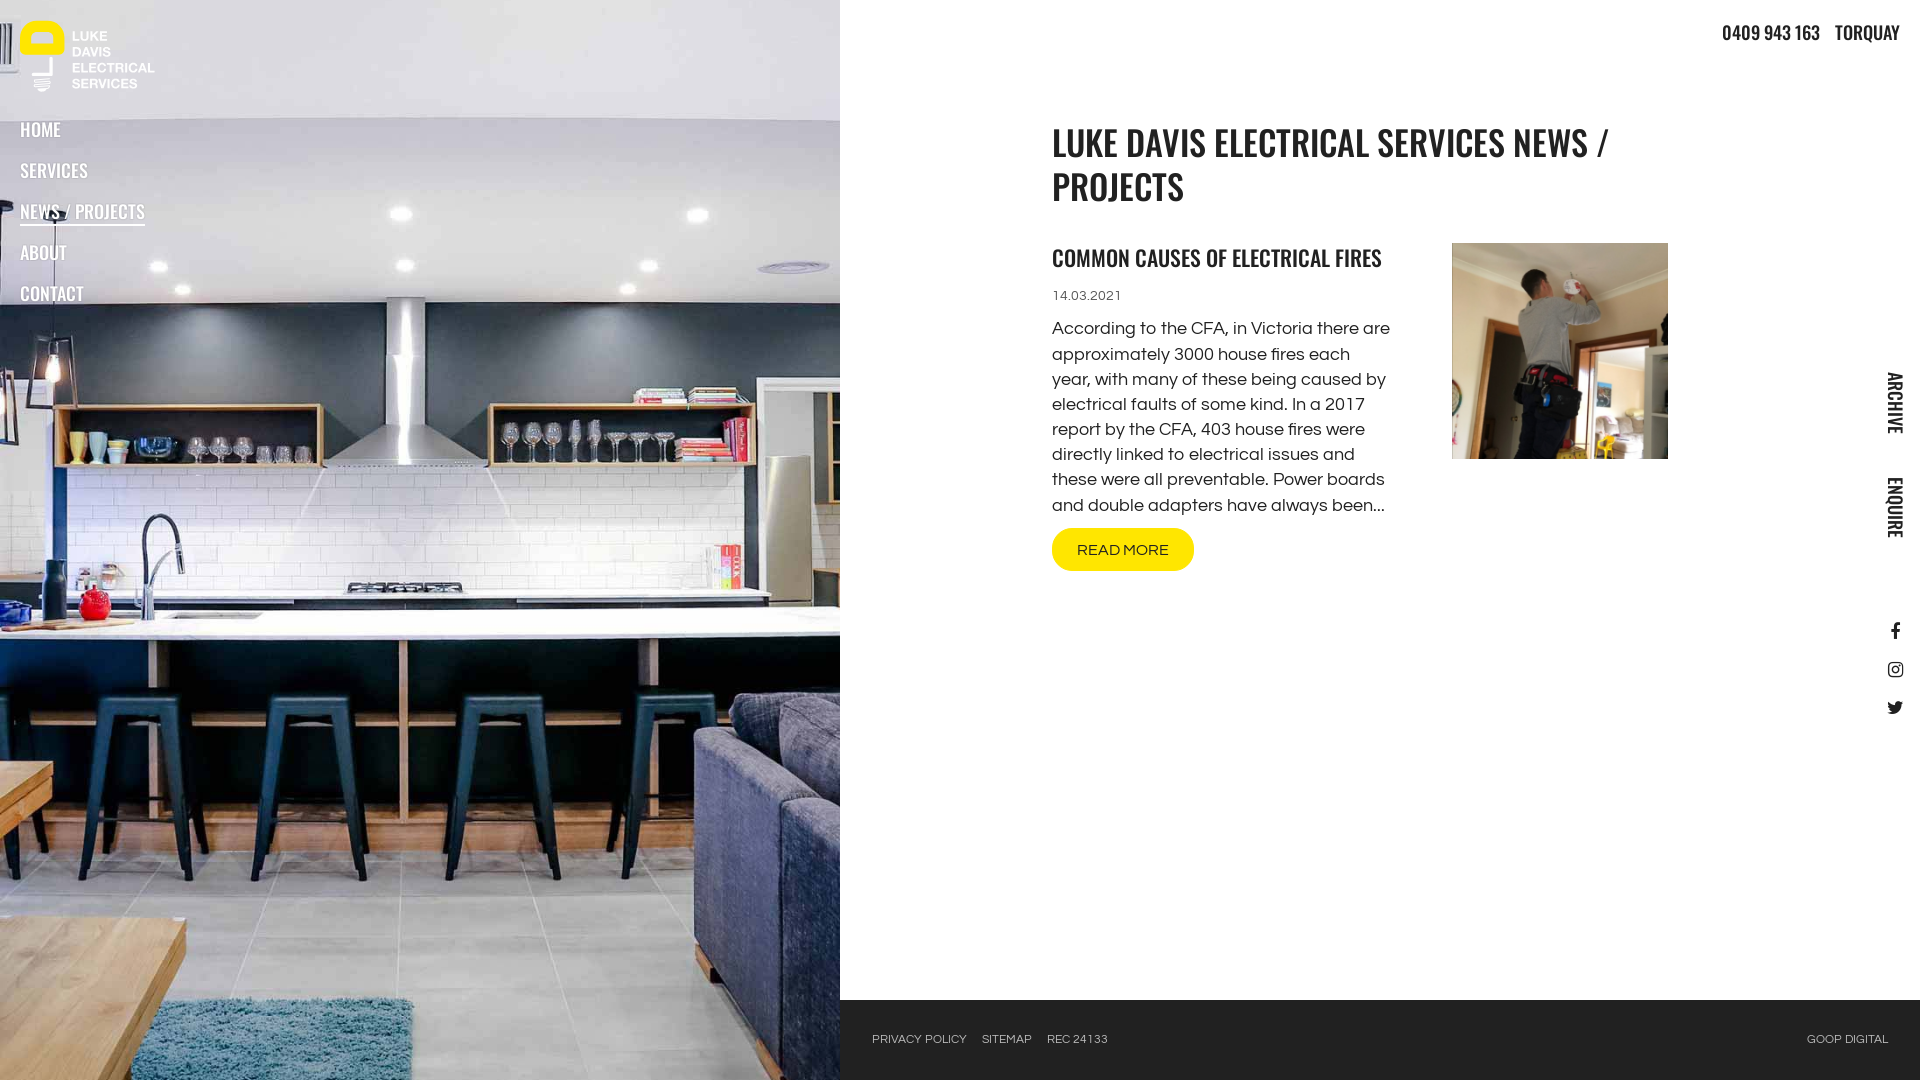 The image size is (1920, 1080). I want to click on 'COMMON CAUSES OF ELECTRICAL FIRES', so click(1216, 256).